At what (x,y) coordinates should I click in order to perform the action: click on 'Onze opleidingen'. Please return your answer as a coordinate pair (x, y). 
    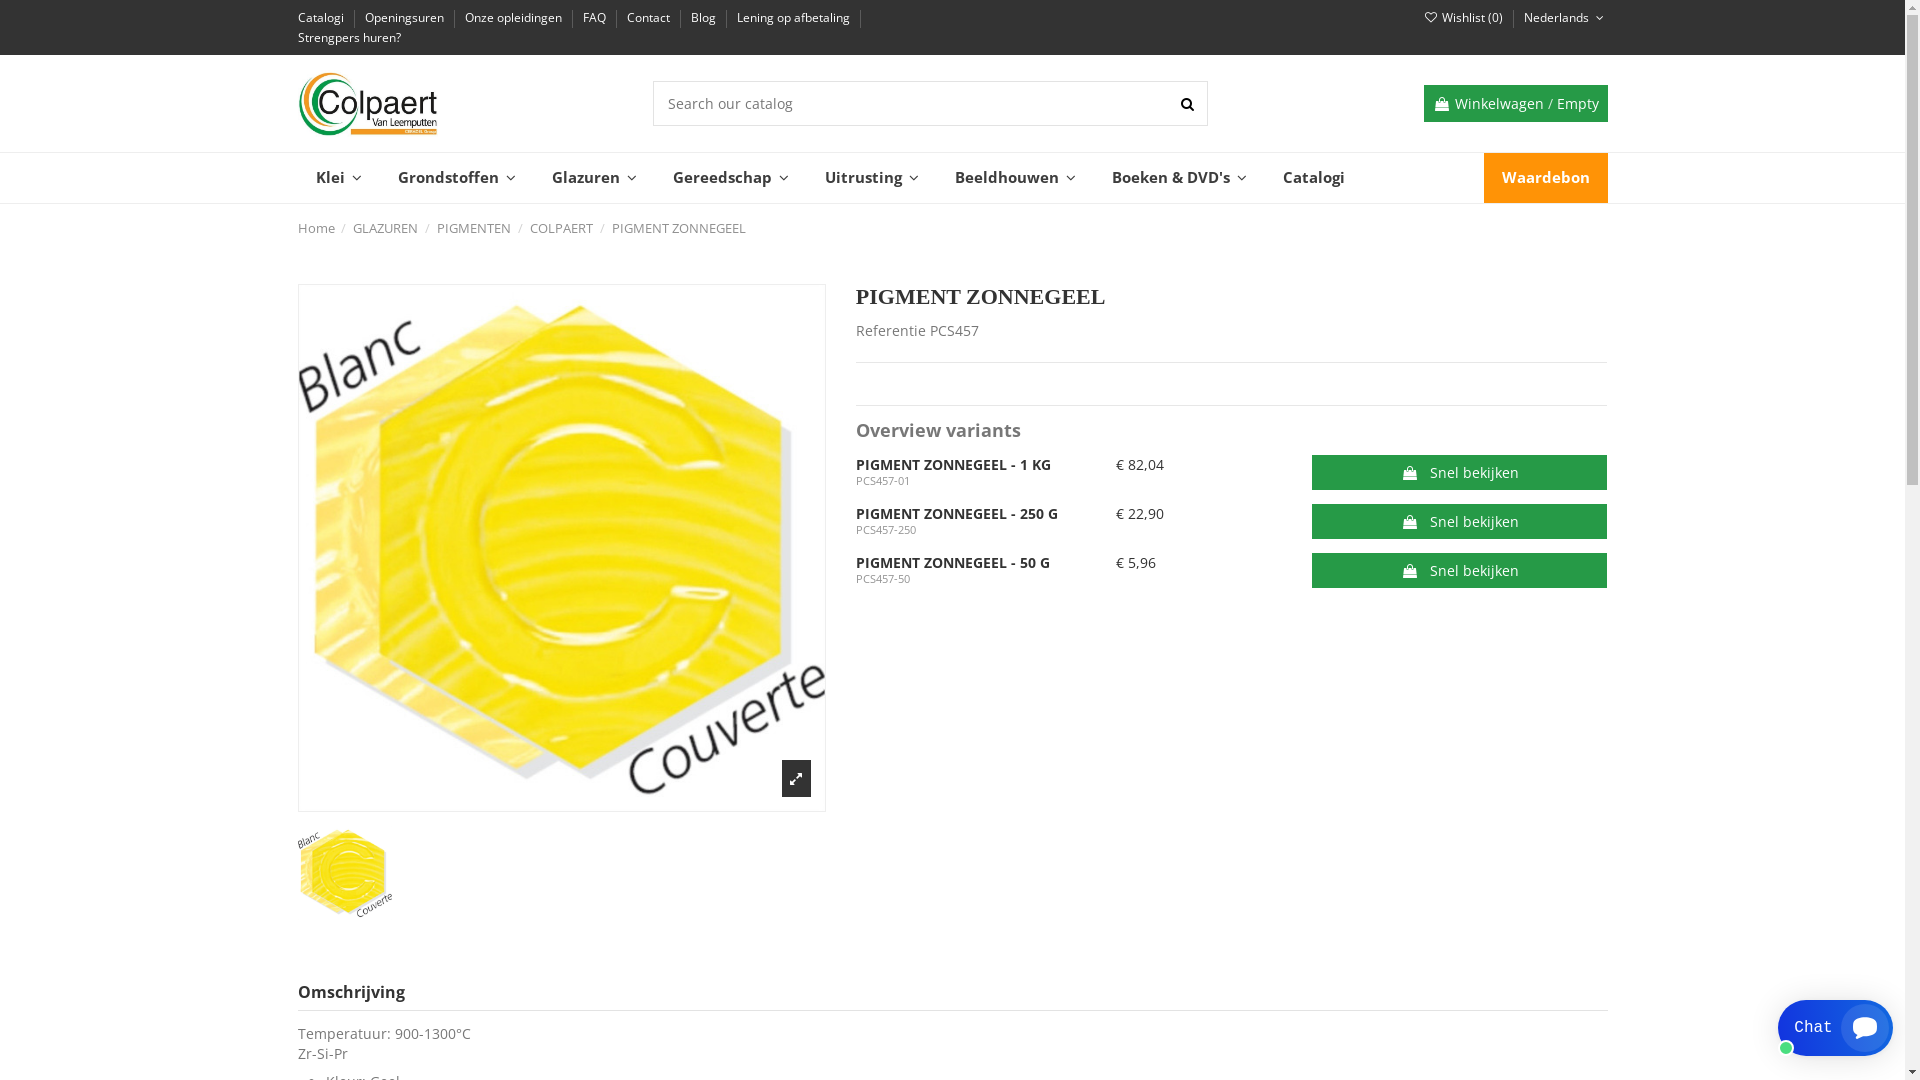
    Looking at the image, I should click on (513, 17).